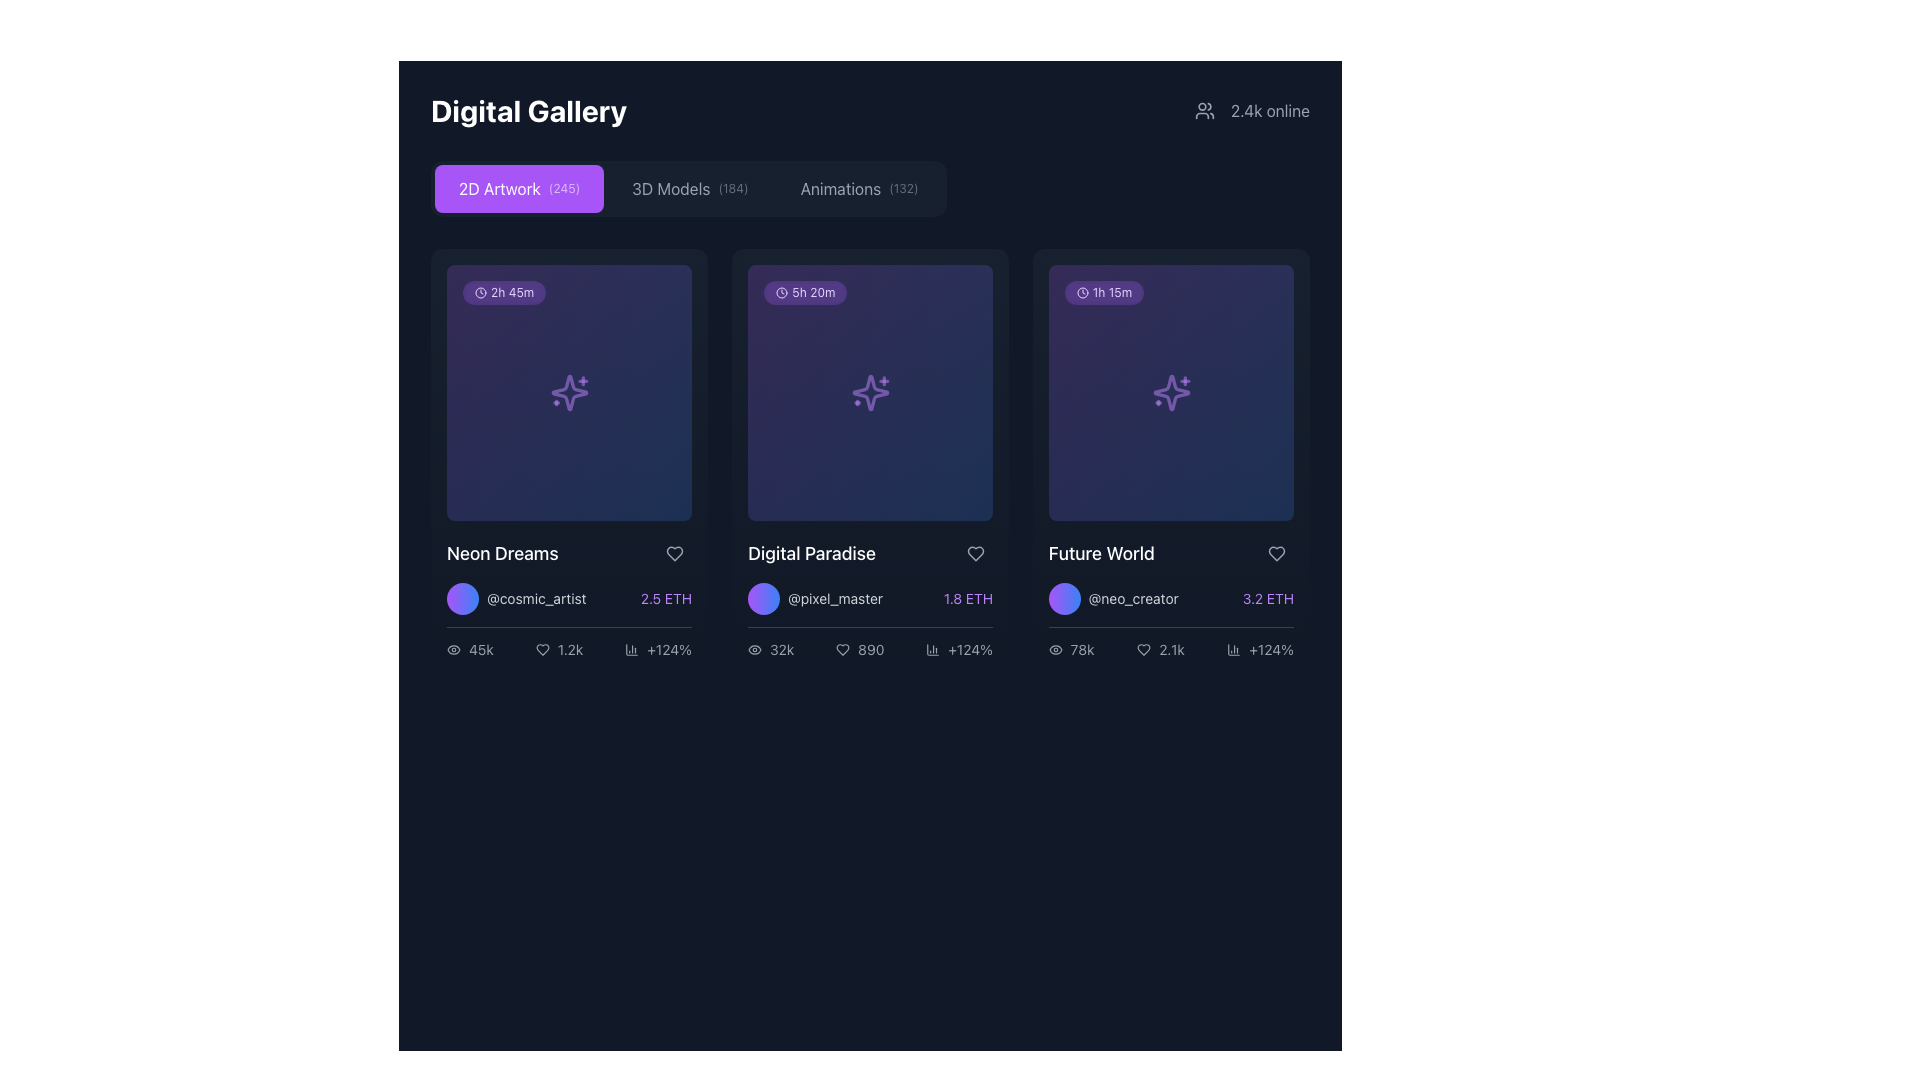 This screenshot has height=1080, width=1920. What do you see at coordinates (781, 650) in the screenshot?
I see `the Static Text Display element showing '32k'` at bounding box center [781, 650].